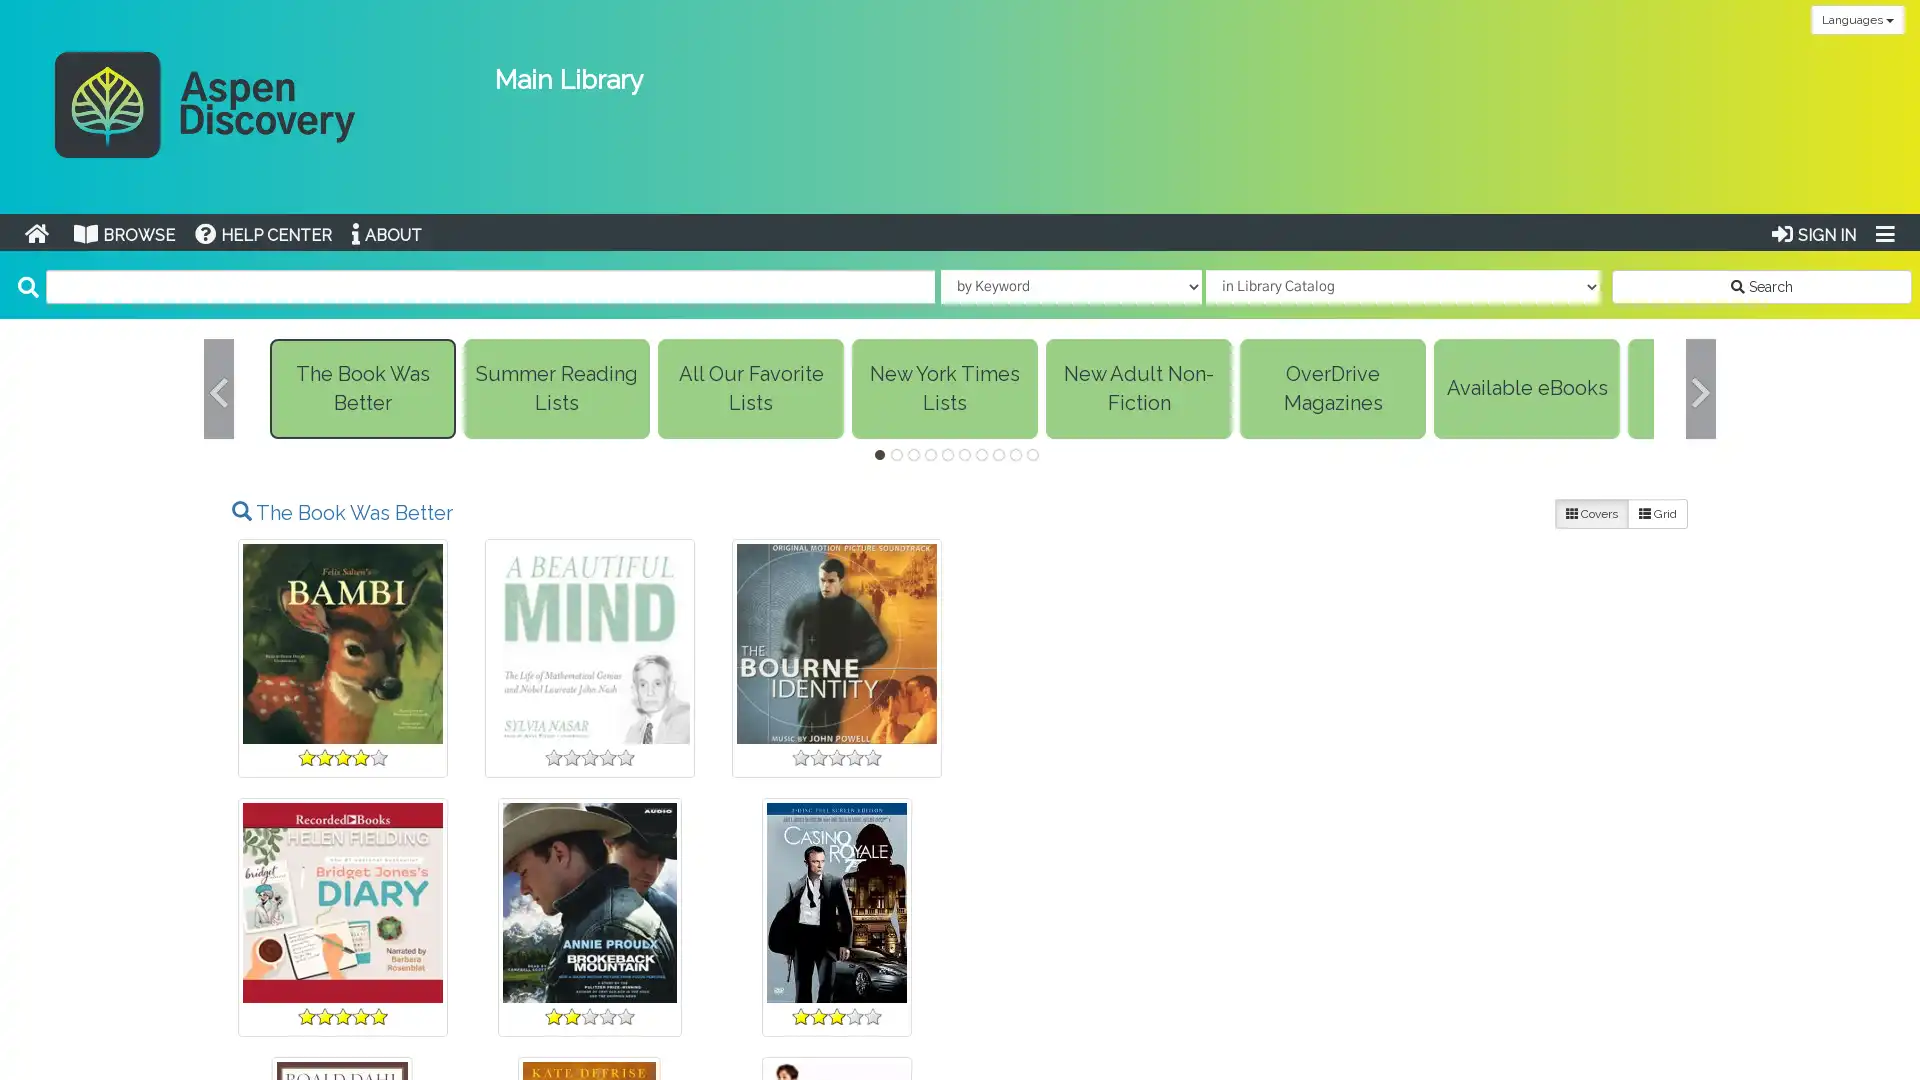 The image size is (1920, 1080). I want to click on Search, so click(1761, 285).